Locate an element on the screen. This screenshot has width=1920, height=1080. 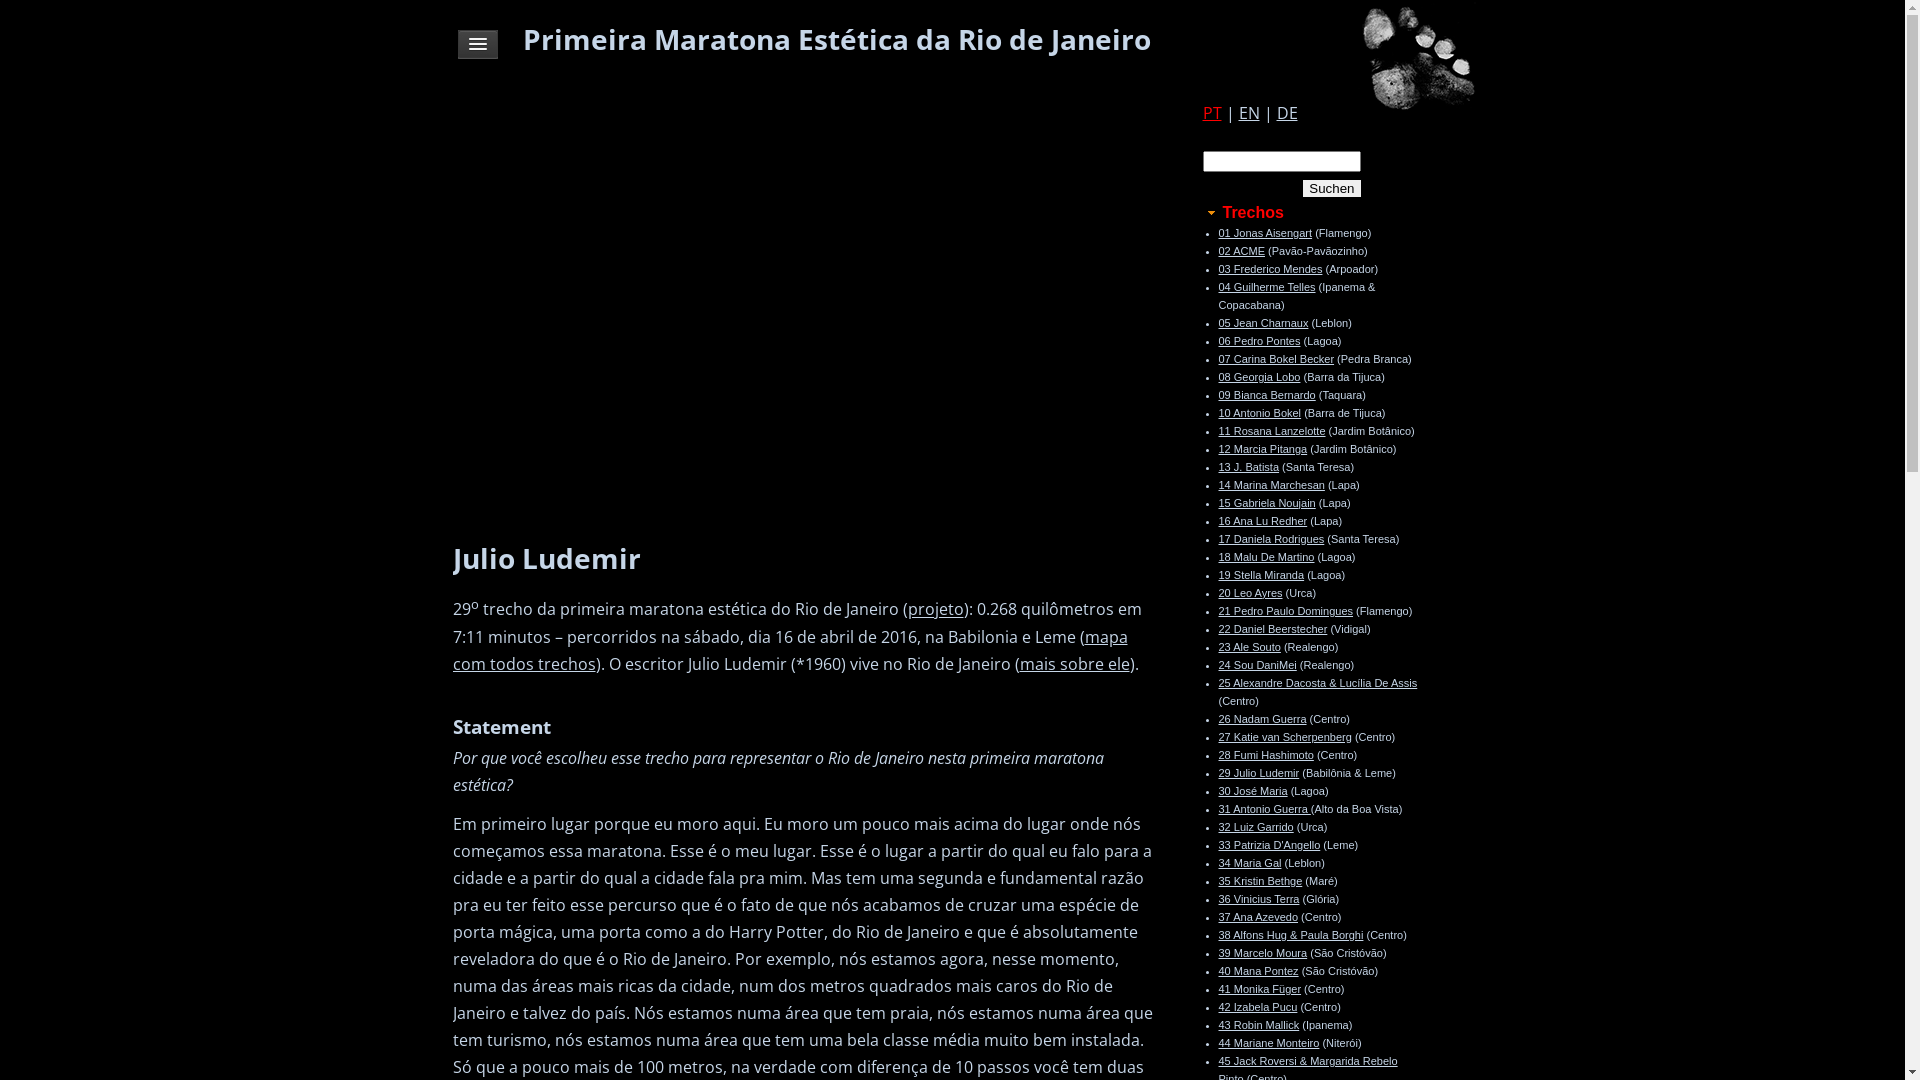
'EN' is located at coordinates (1247, 112).